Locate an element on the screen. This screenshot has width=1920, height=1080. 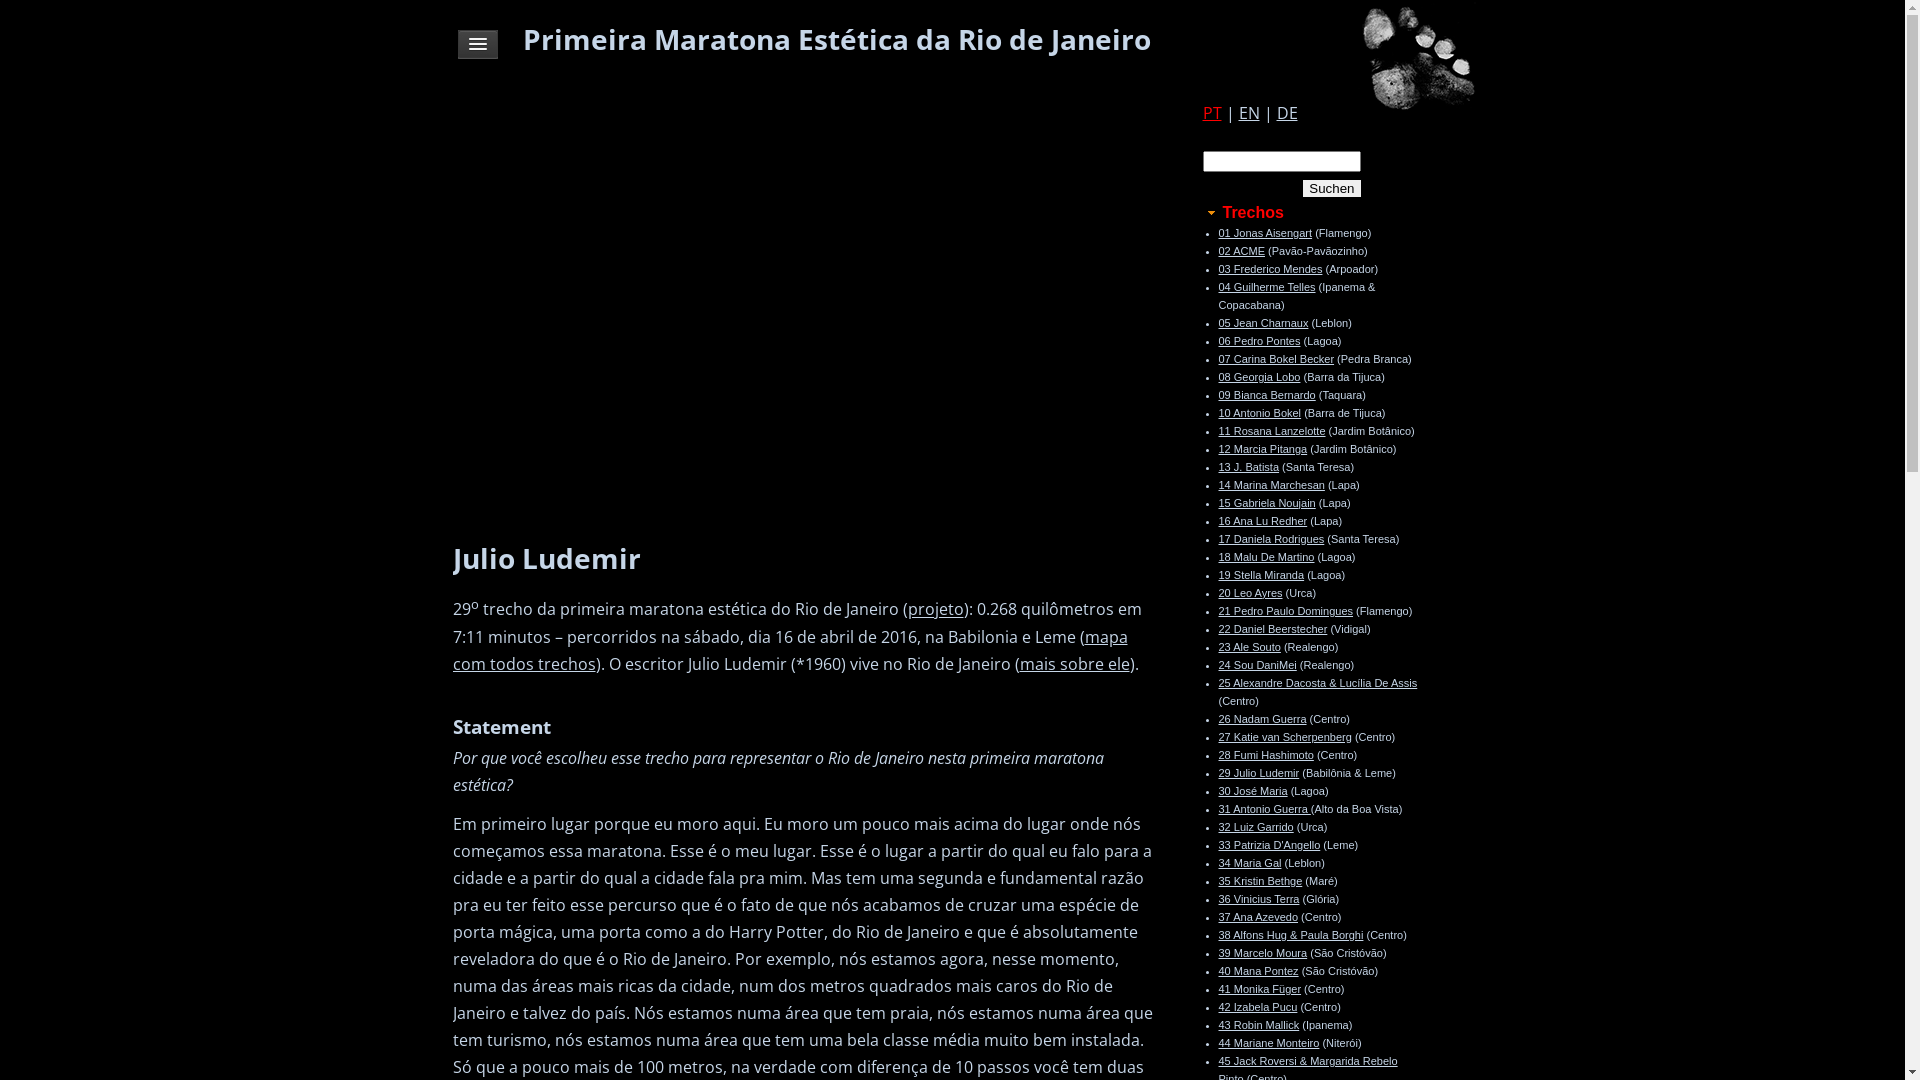
'EN' is located at coordinates (1247, 112).